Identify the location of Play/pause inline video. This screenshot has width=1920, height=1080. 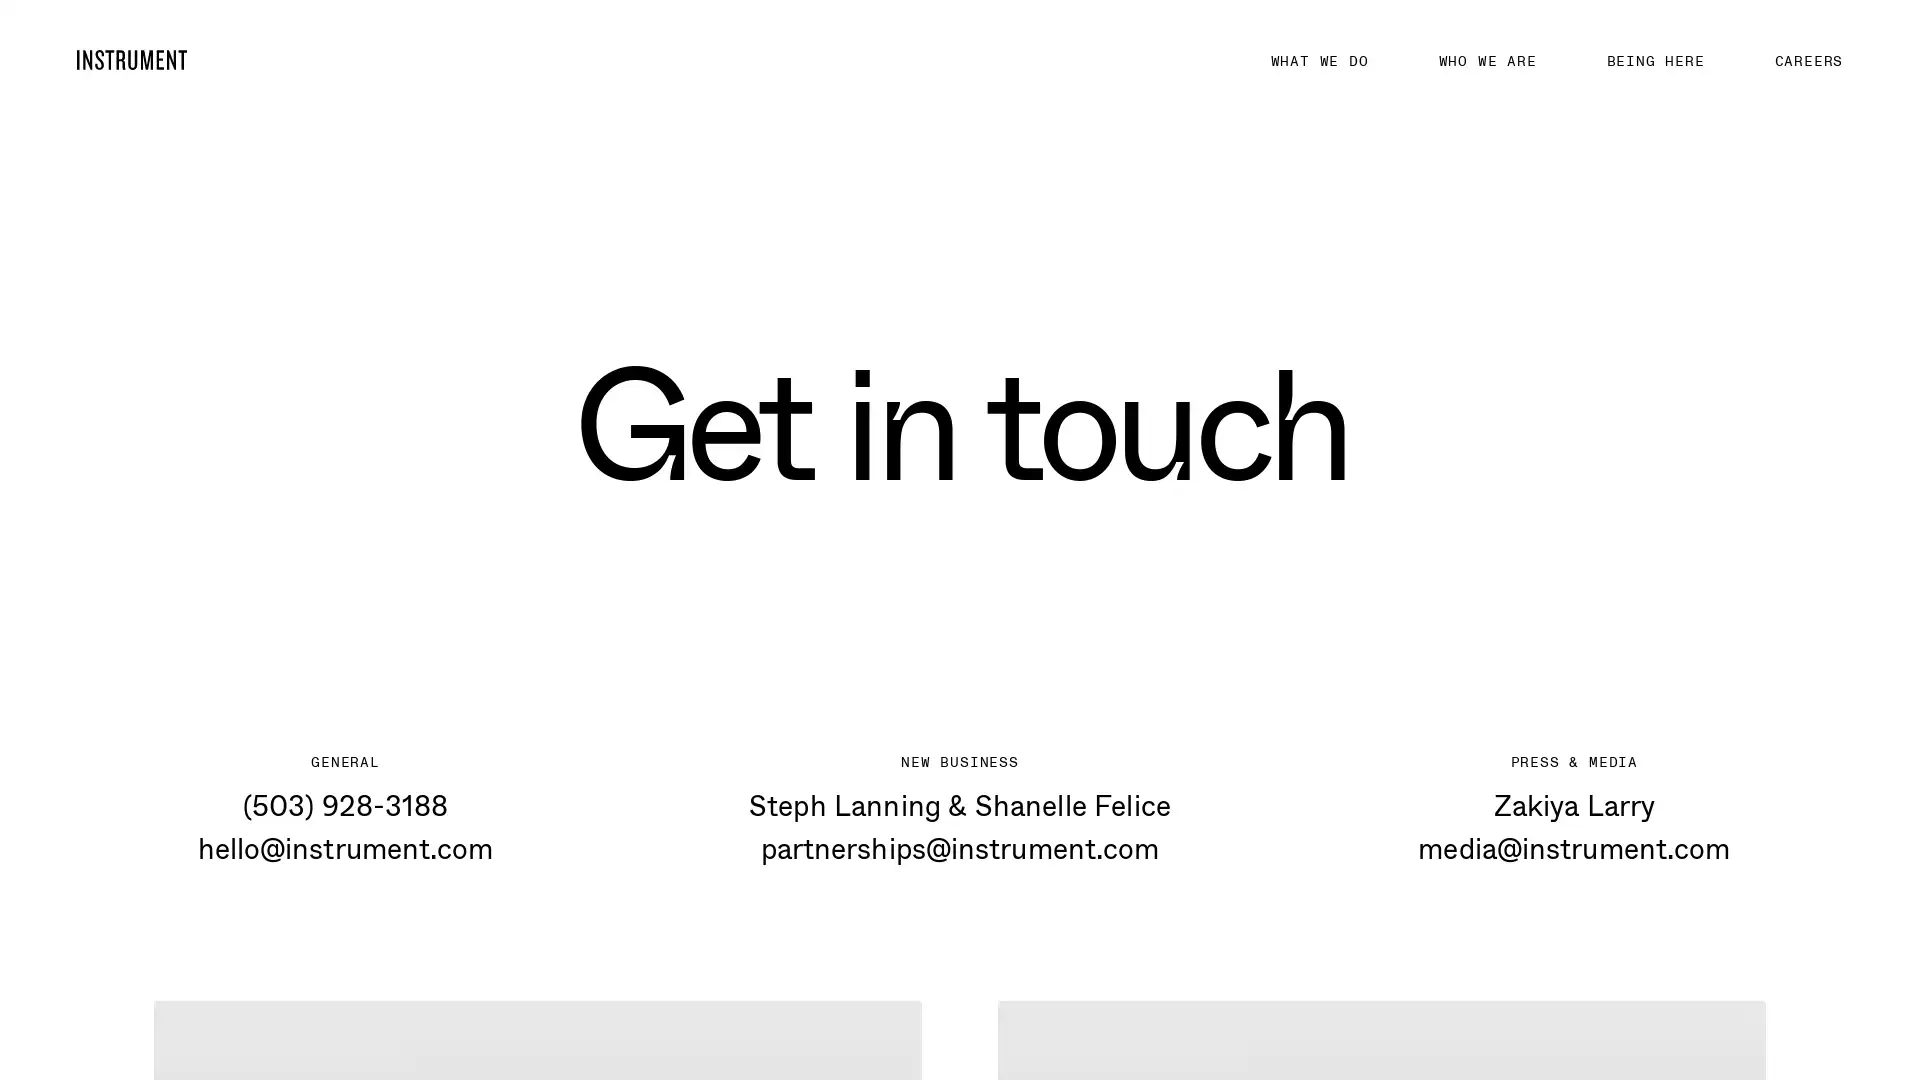
(191, 1000).